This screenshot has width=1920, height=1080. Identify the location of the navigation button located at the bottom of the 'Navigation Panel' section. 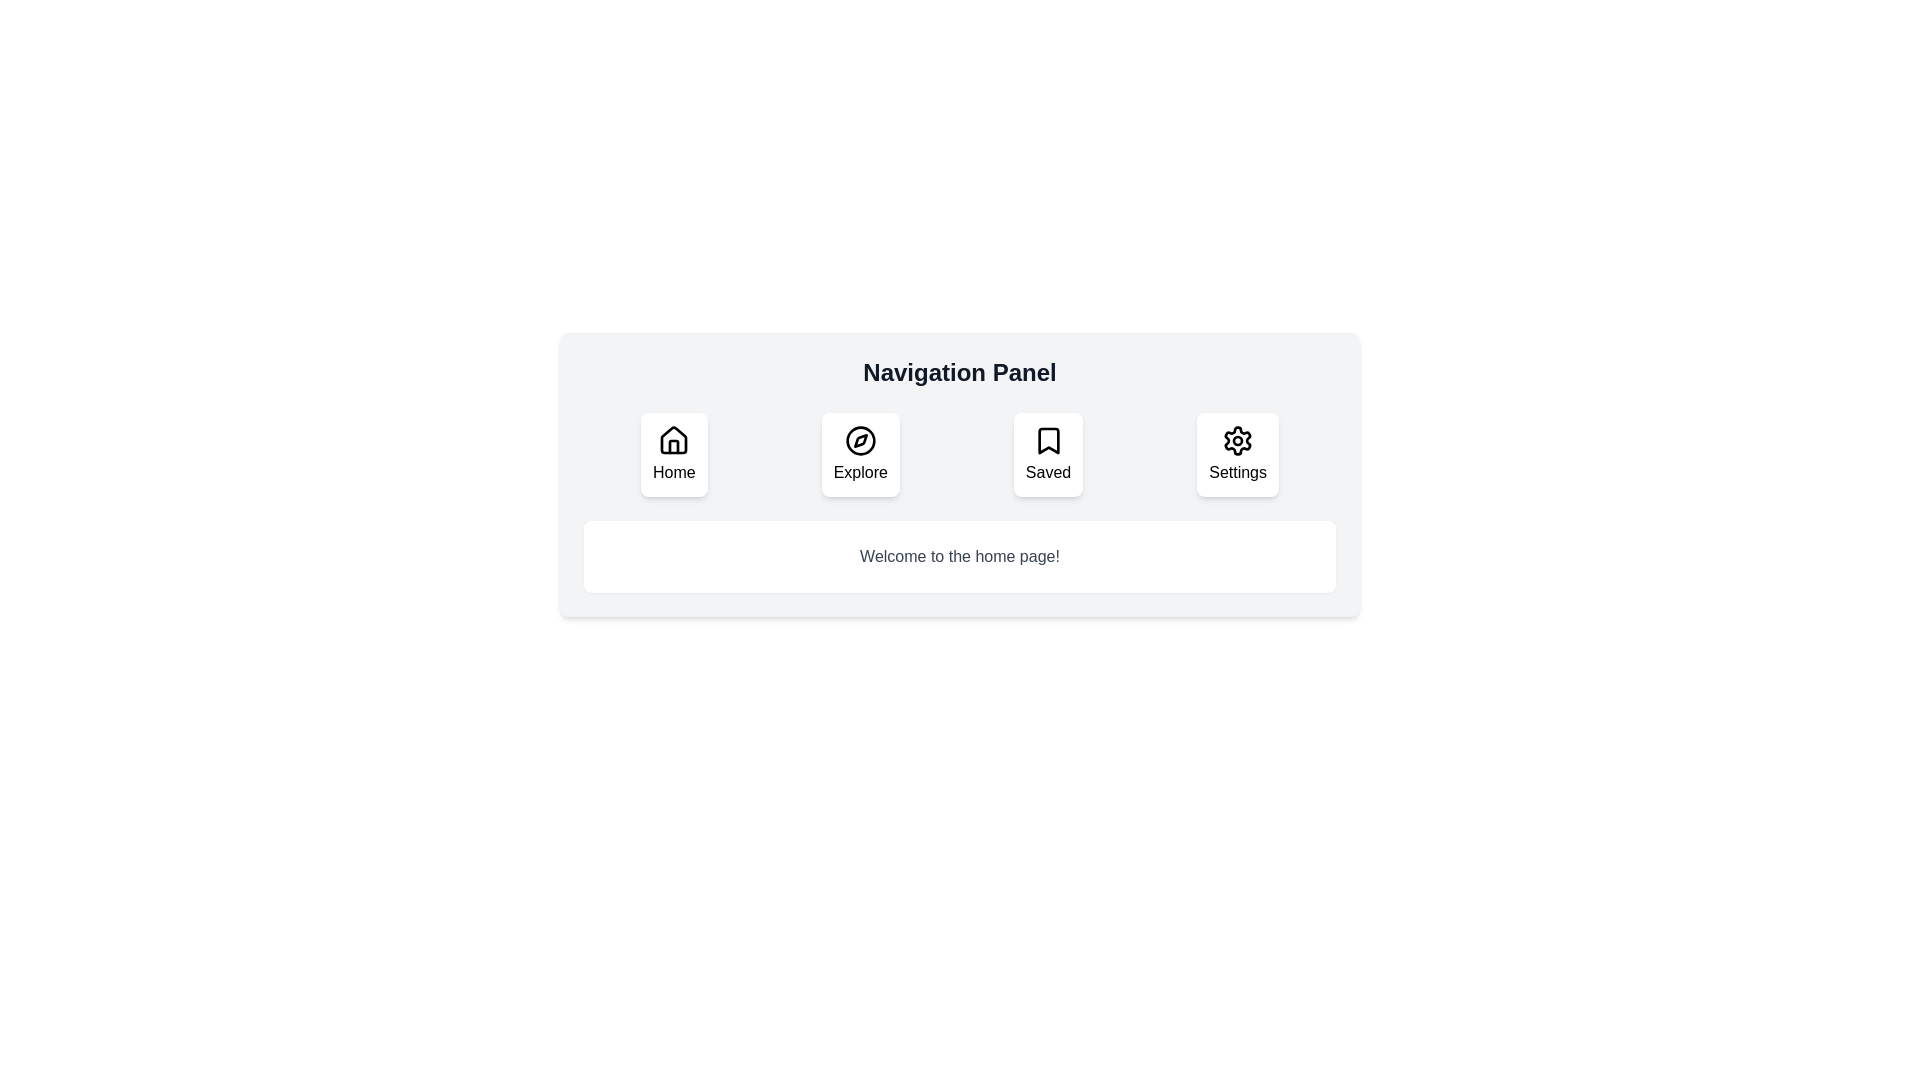
(1237, 455).